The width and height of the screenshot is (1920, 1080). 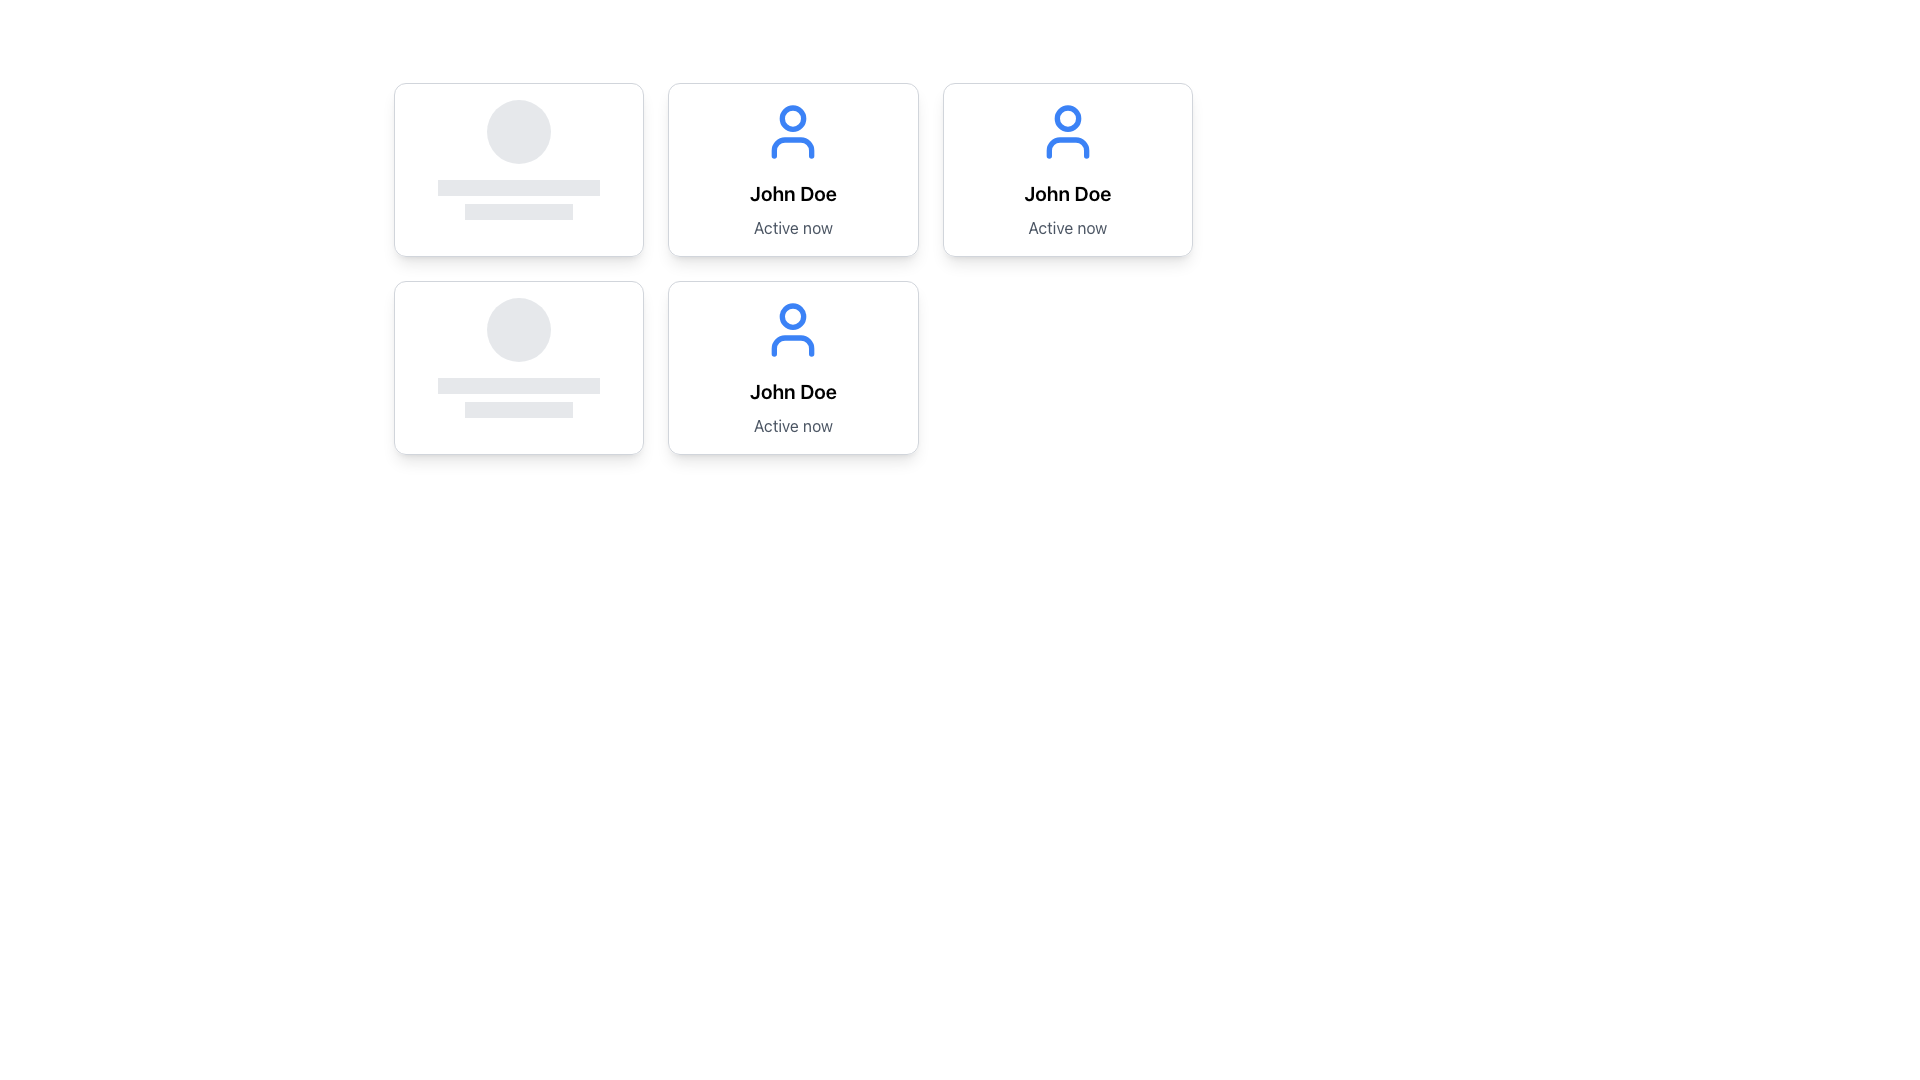 What do you see at coordinates (792, 168) in the screenshot?
I see `on the second user profile card in the top row` at bounding box center [792, 168].